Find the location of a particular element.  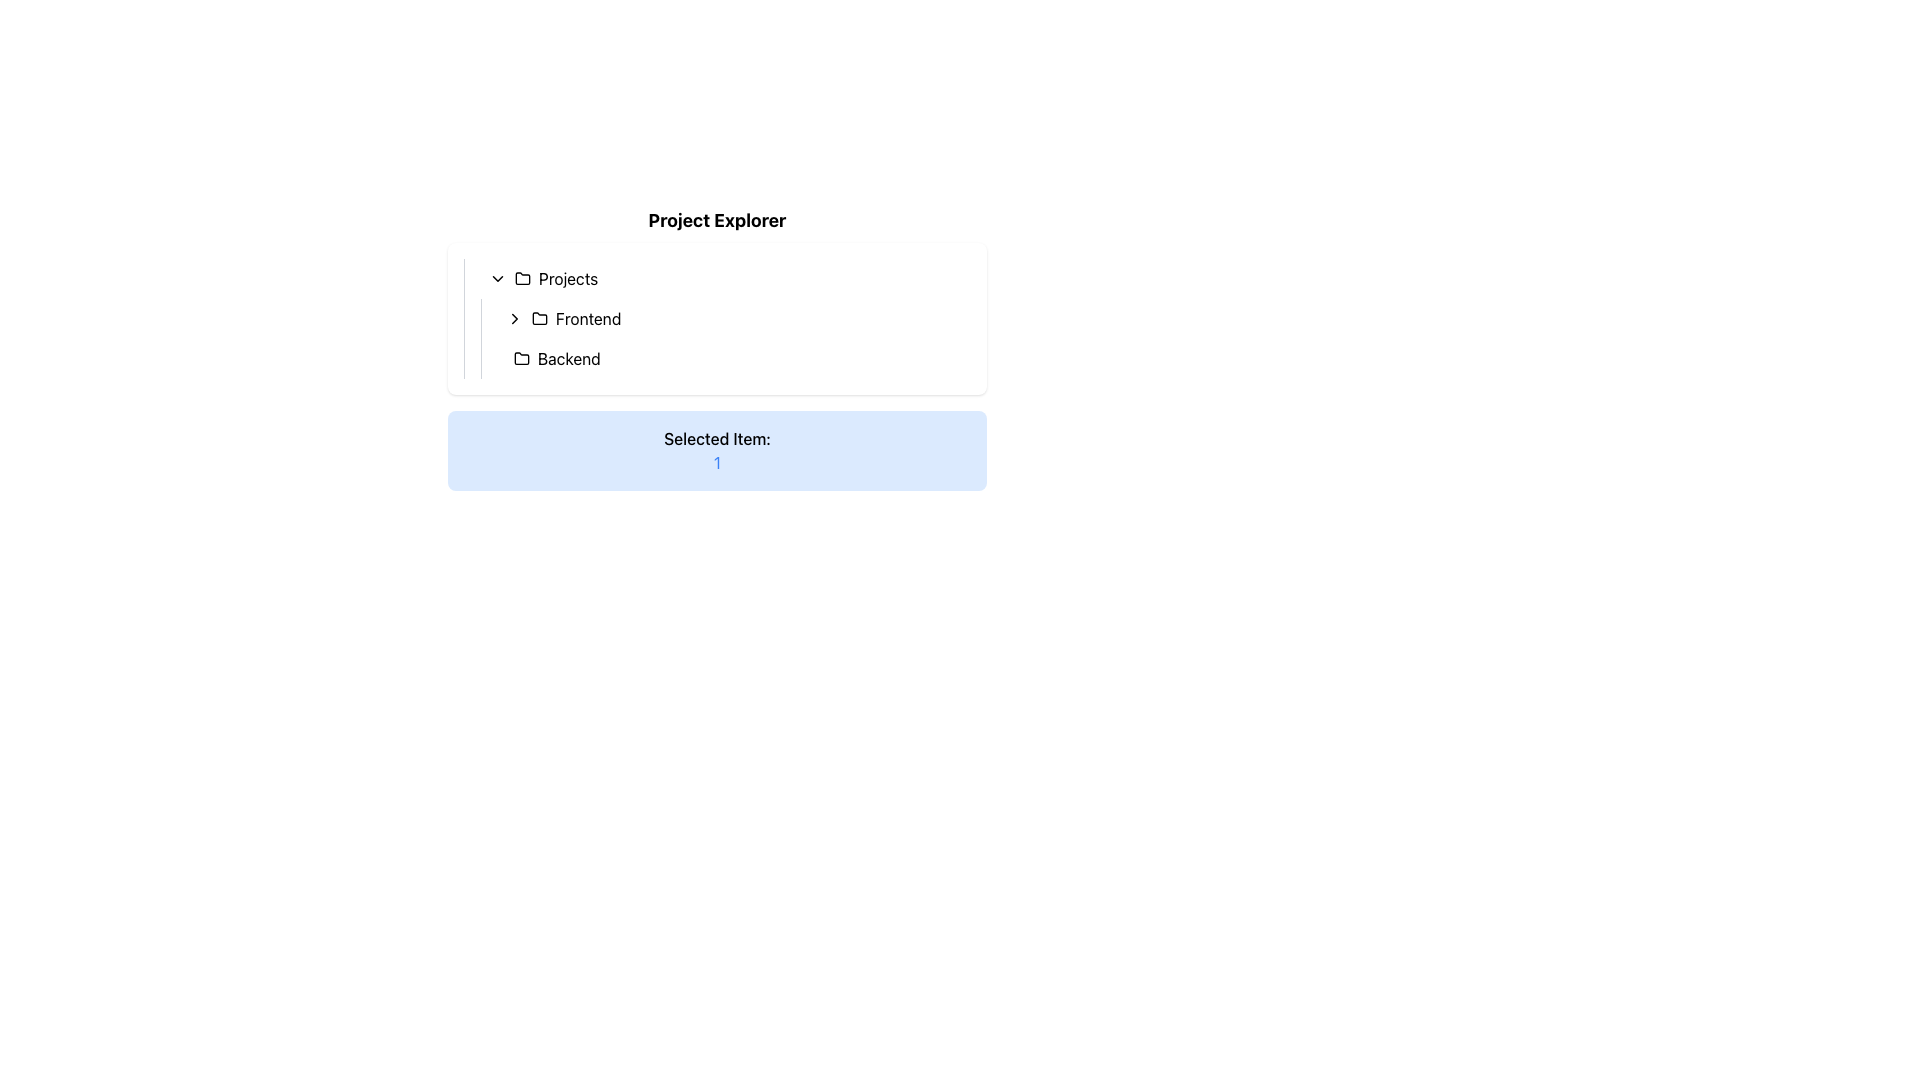

SVG icon representing the expandable action for the 'Frontend' sub-item under the 'Projects' list to view additional properties is located at coordinates (514, 318).